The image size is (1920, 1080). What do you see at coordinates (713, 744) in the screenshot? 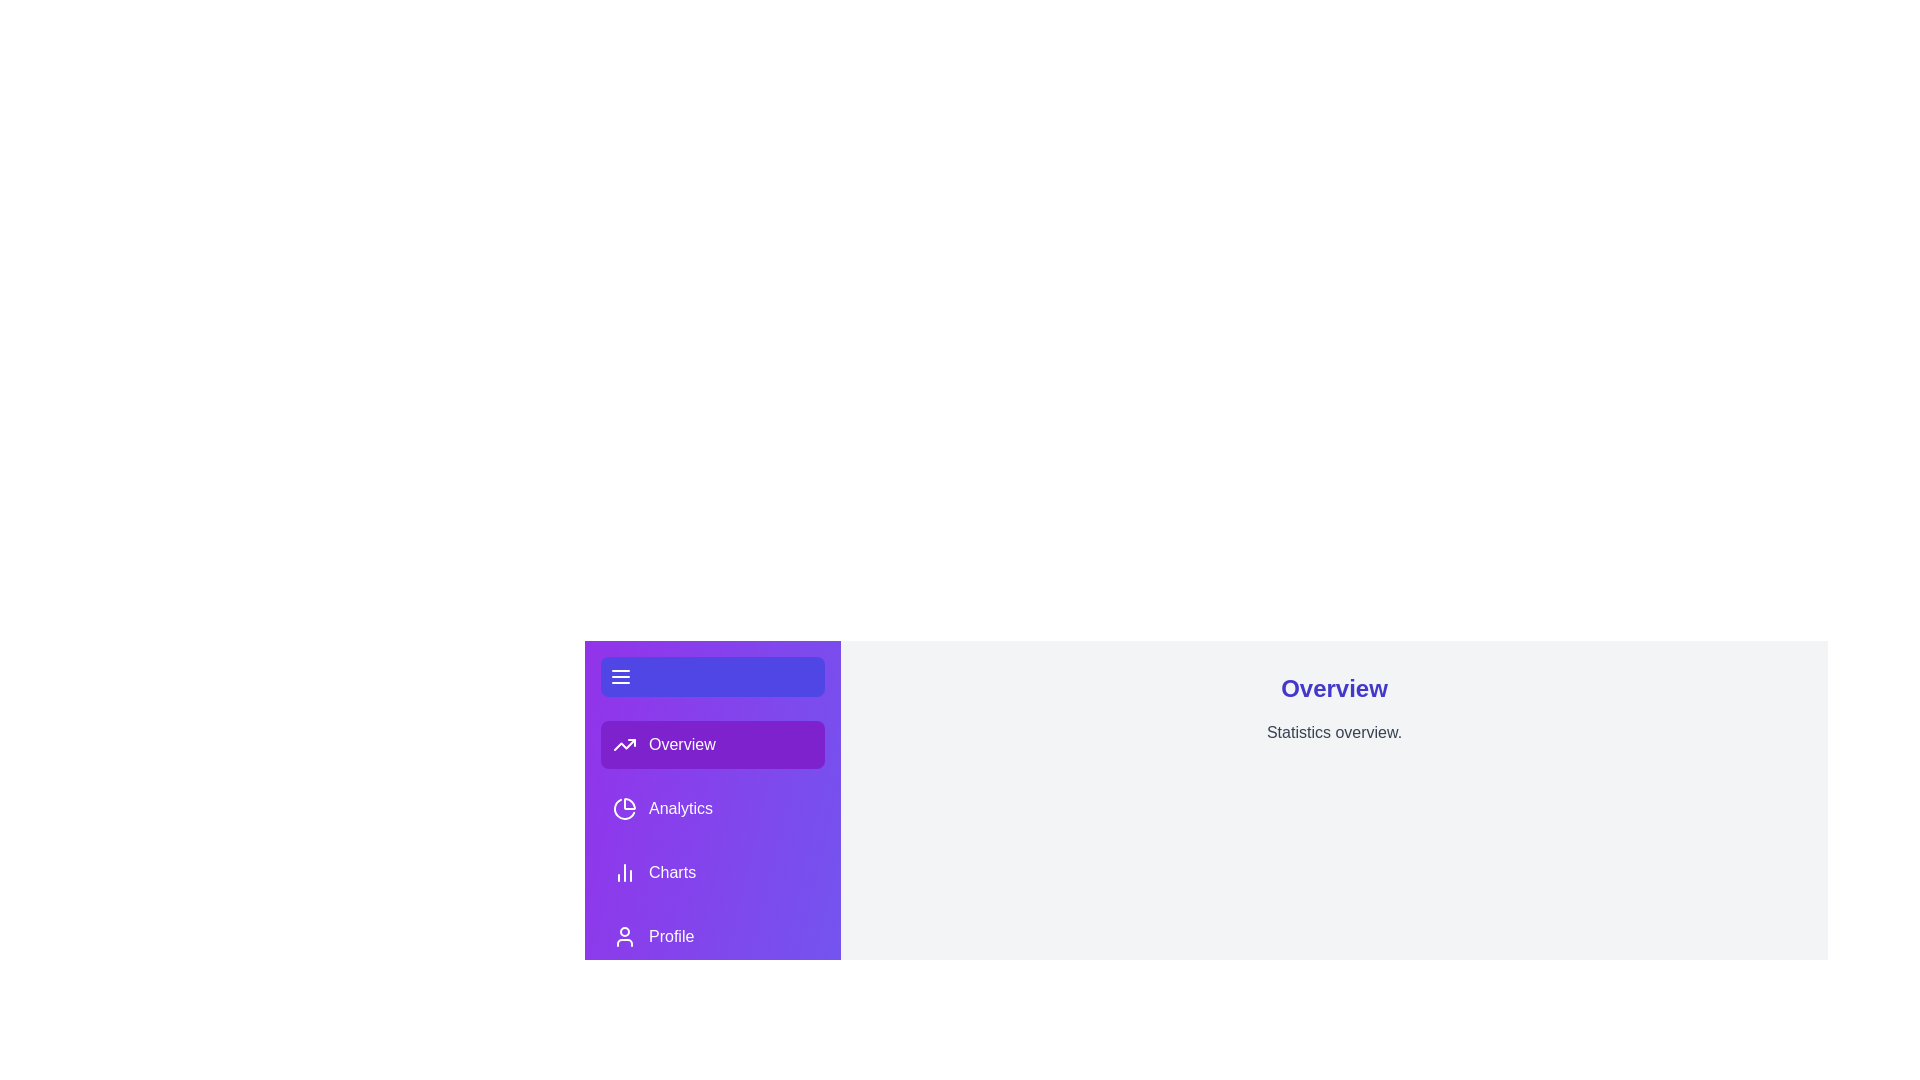
I see `the Overview section from the navigation menu` at bounding box center [713, 744].